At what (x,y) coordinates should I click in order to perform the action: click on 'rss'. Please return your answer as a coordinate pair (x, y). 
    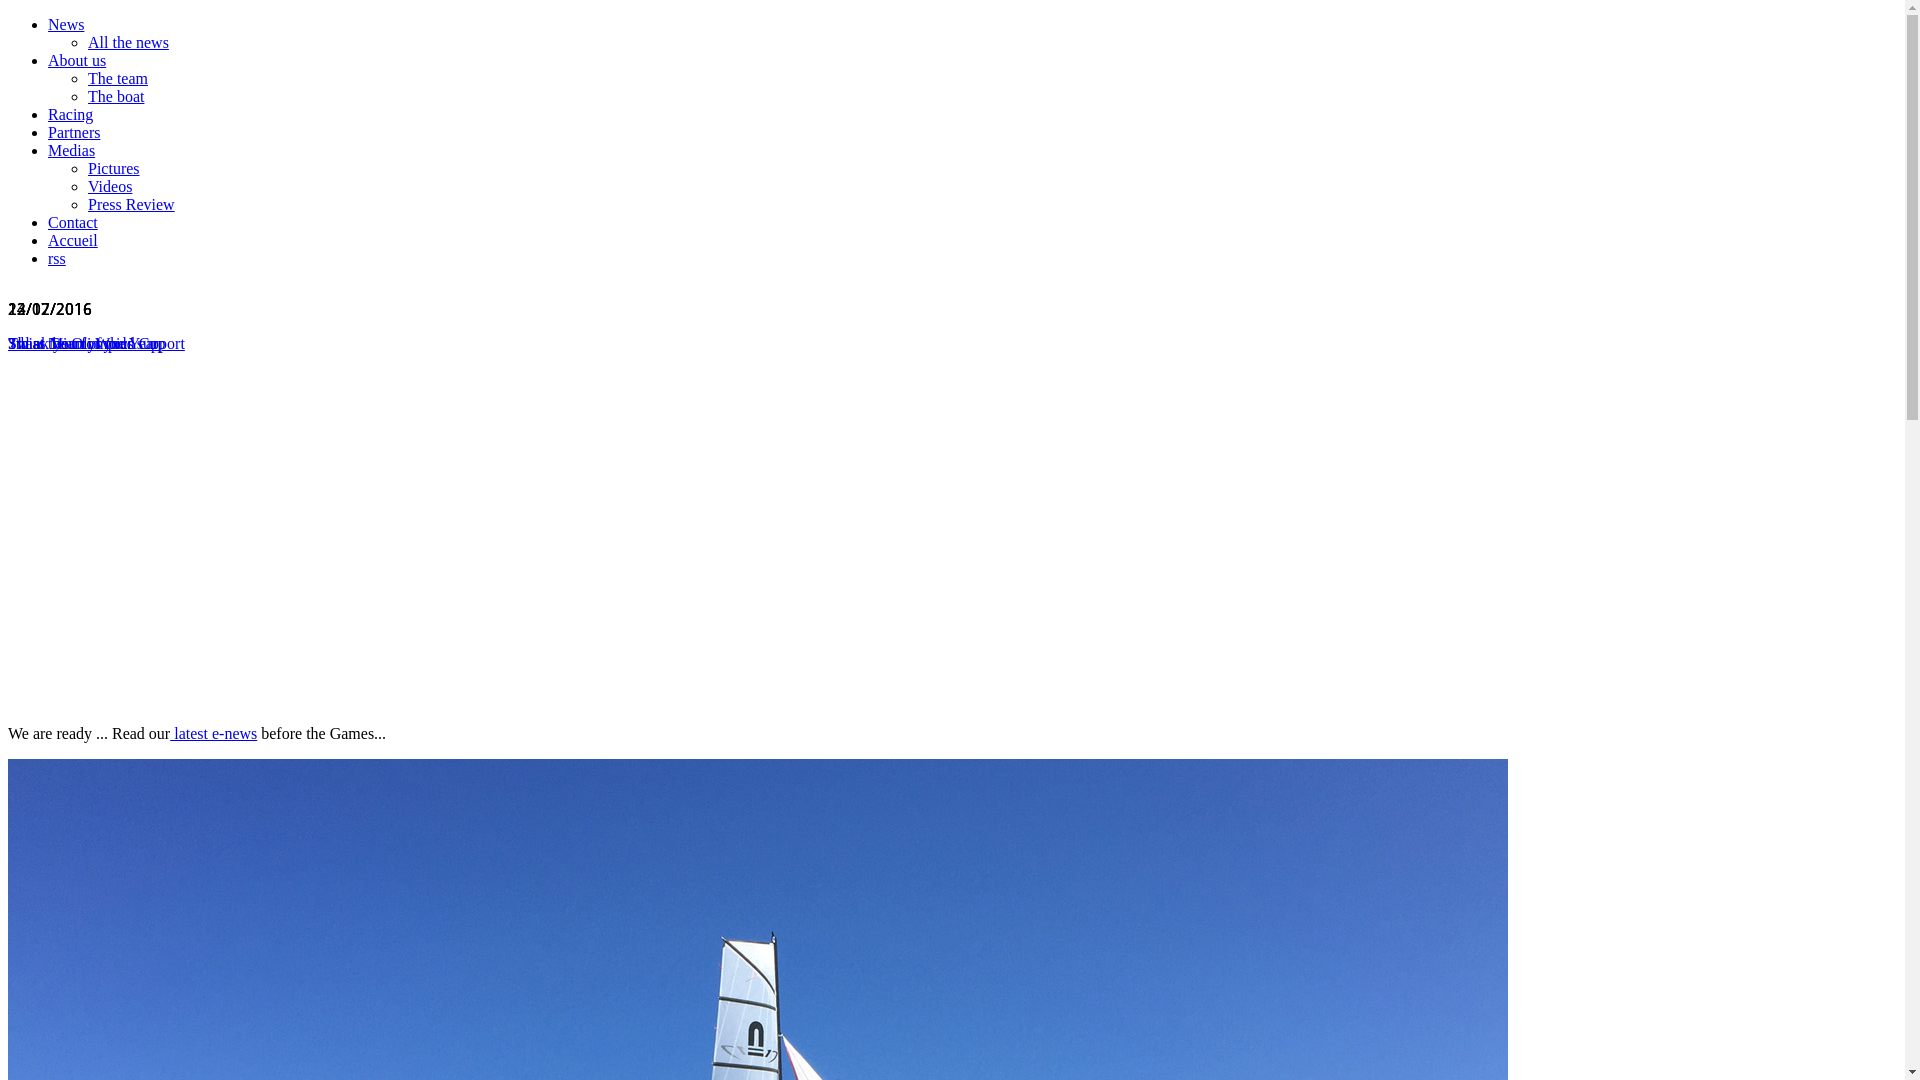
    Looking at the image, I should click on (57, 257).